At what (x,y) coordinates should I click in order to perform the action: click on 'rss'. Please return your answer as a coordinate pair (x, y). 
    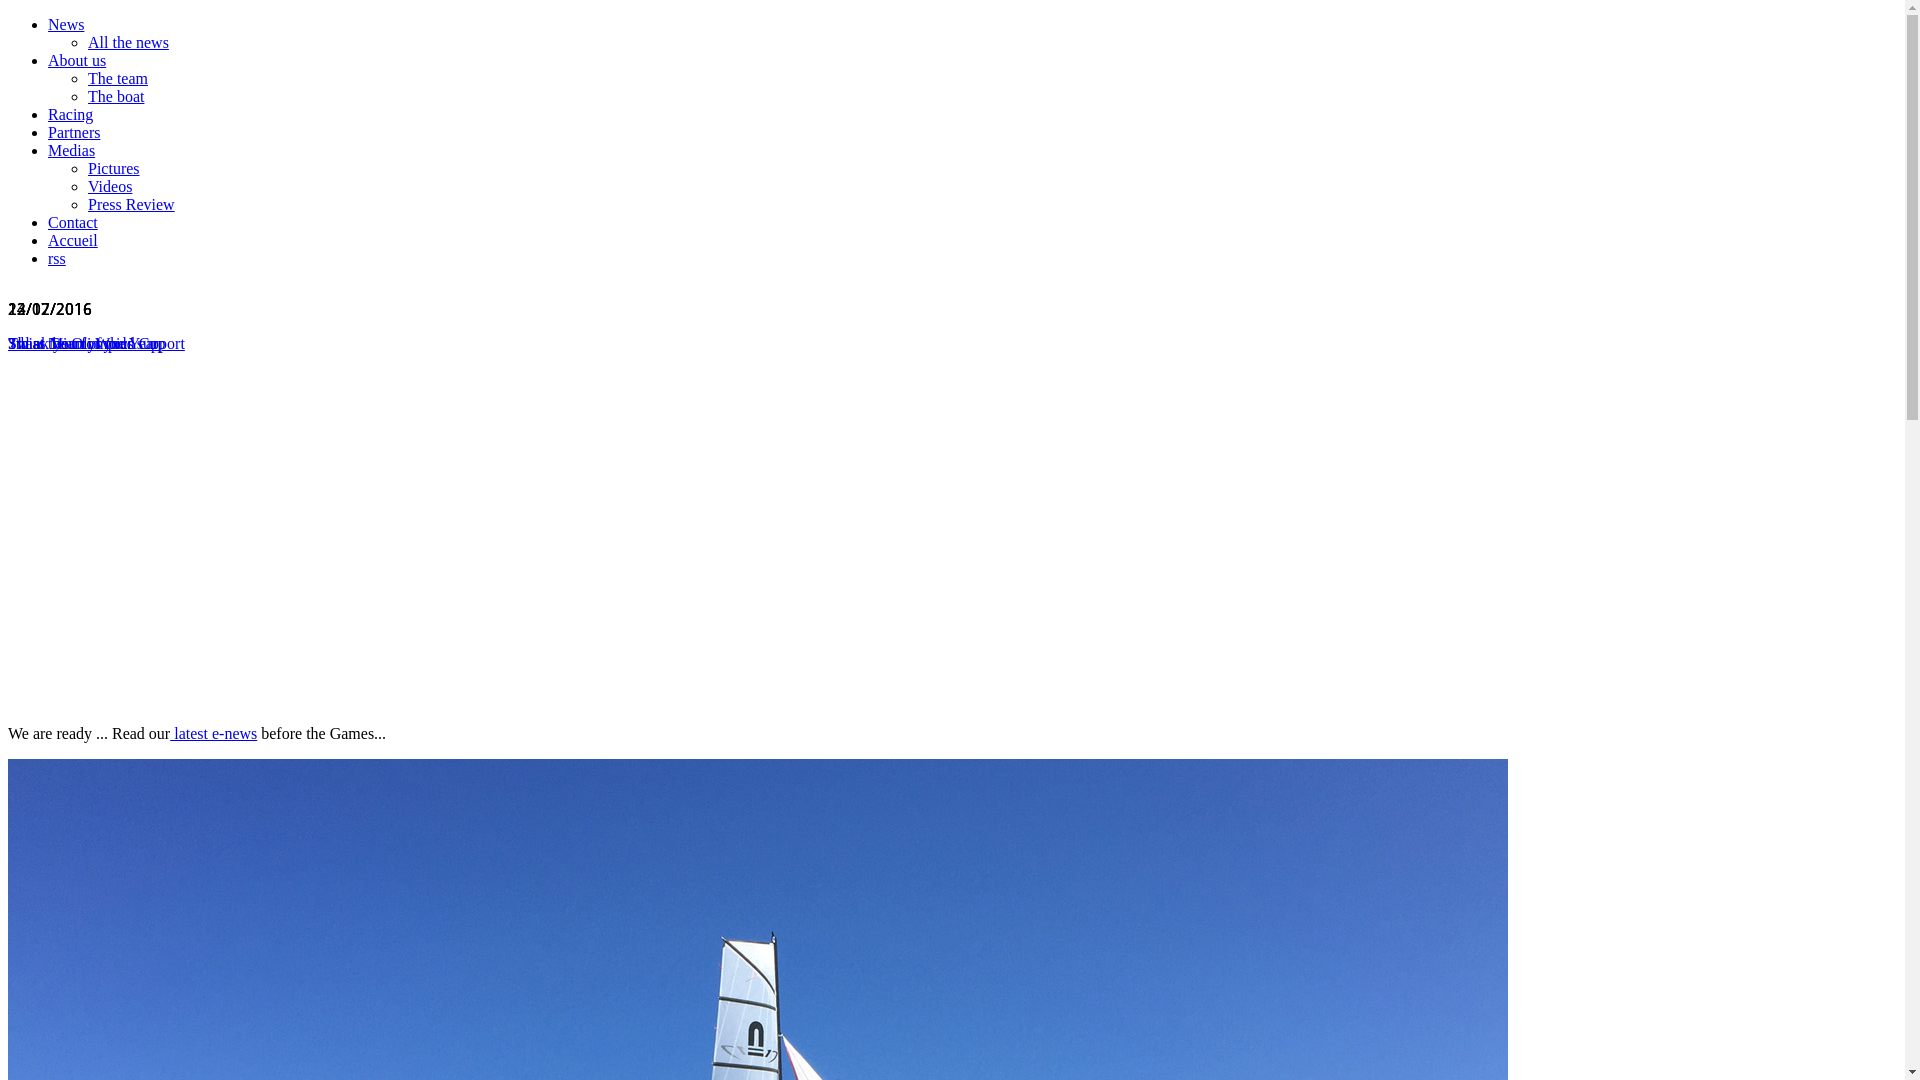
    Looking at the image, I should click on (57, 257).